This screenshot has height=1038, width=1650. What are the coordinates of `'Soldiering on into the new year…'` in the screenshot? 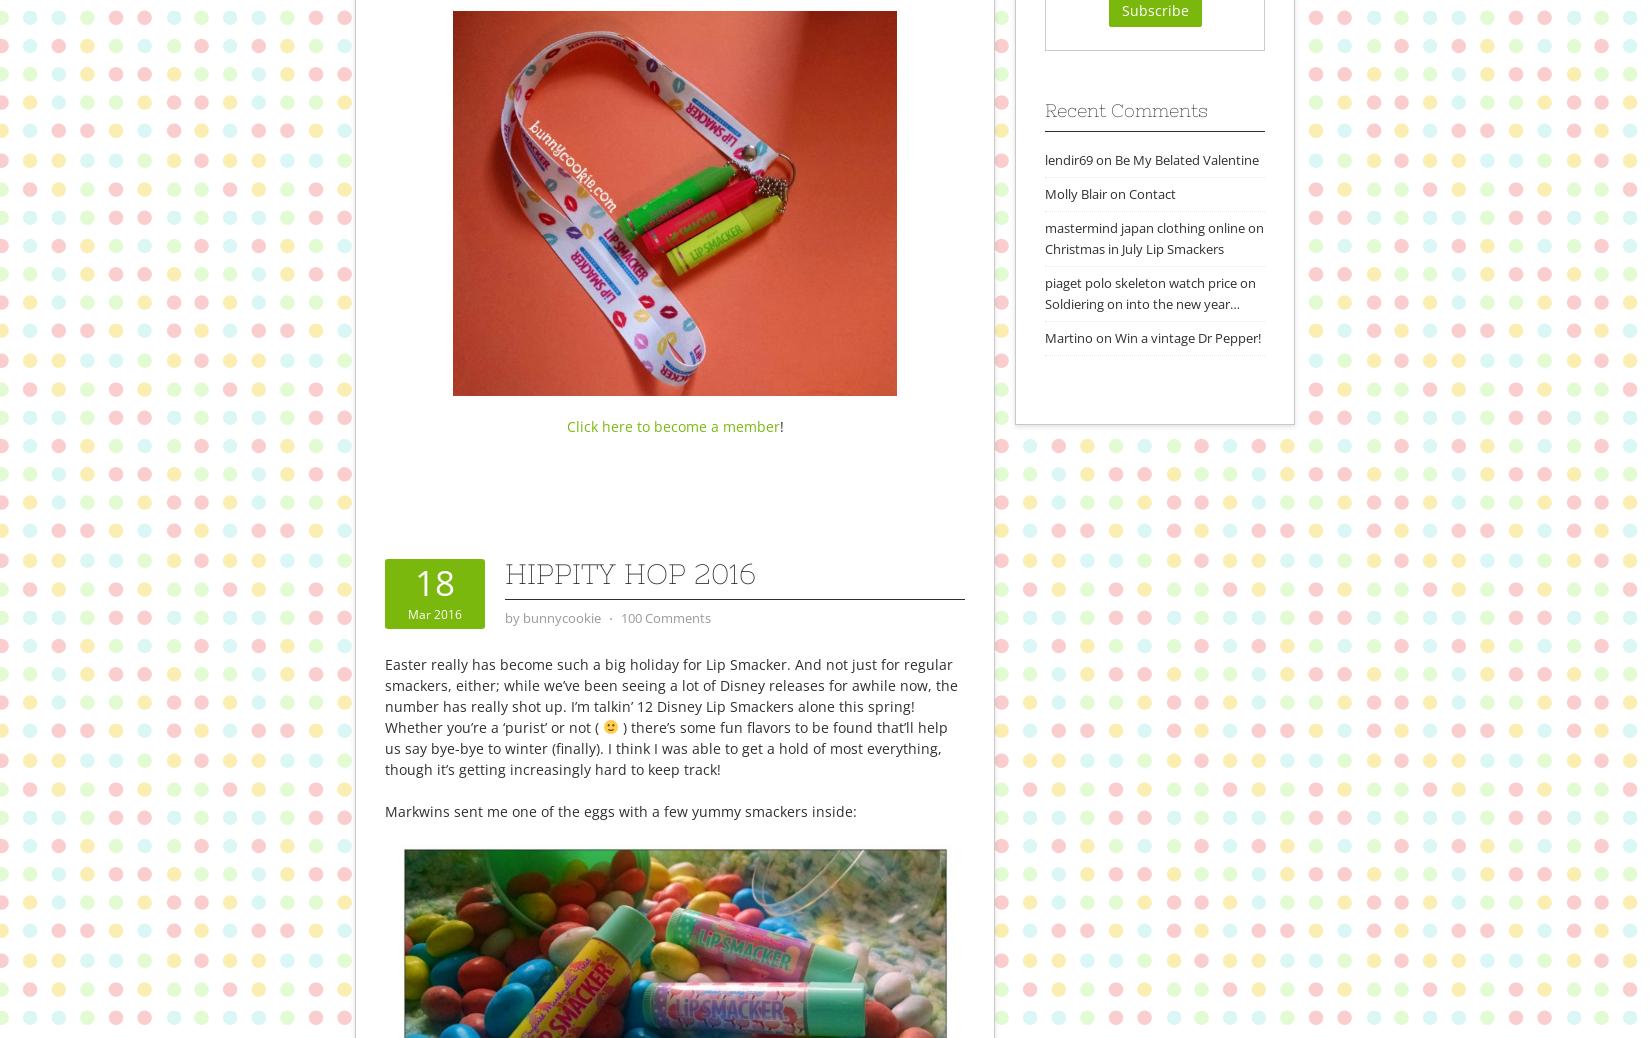 It's located at (1044, 302).